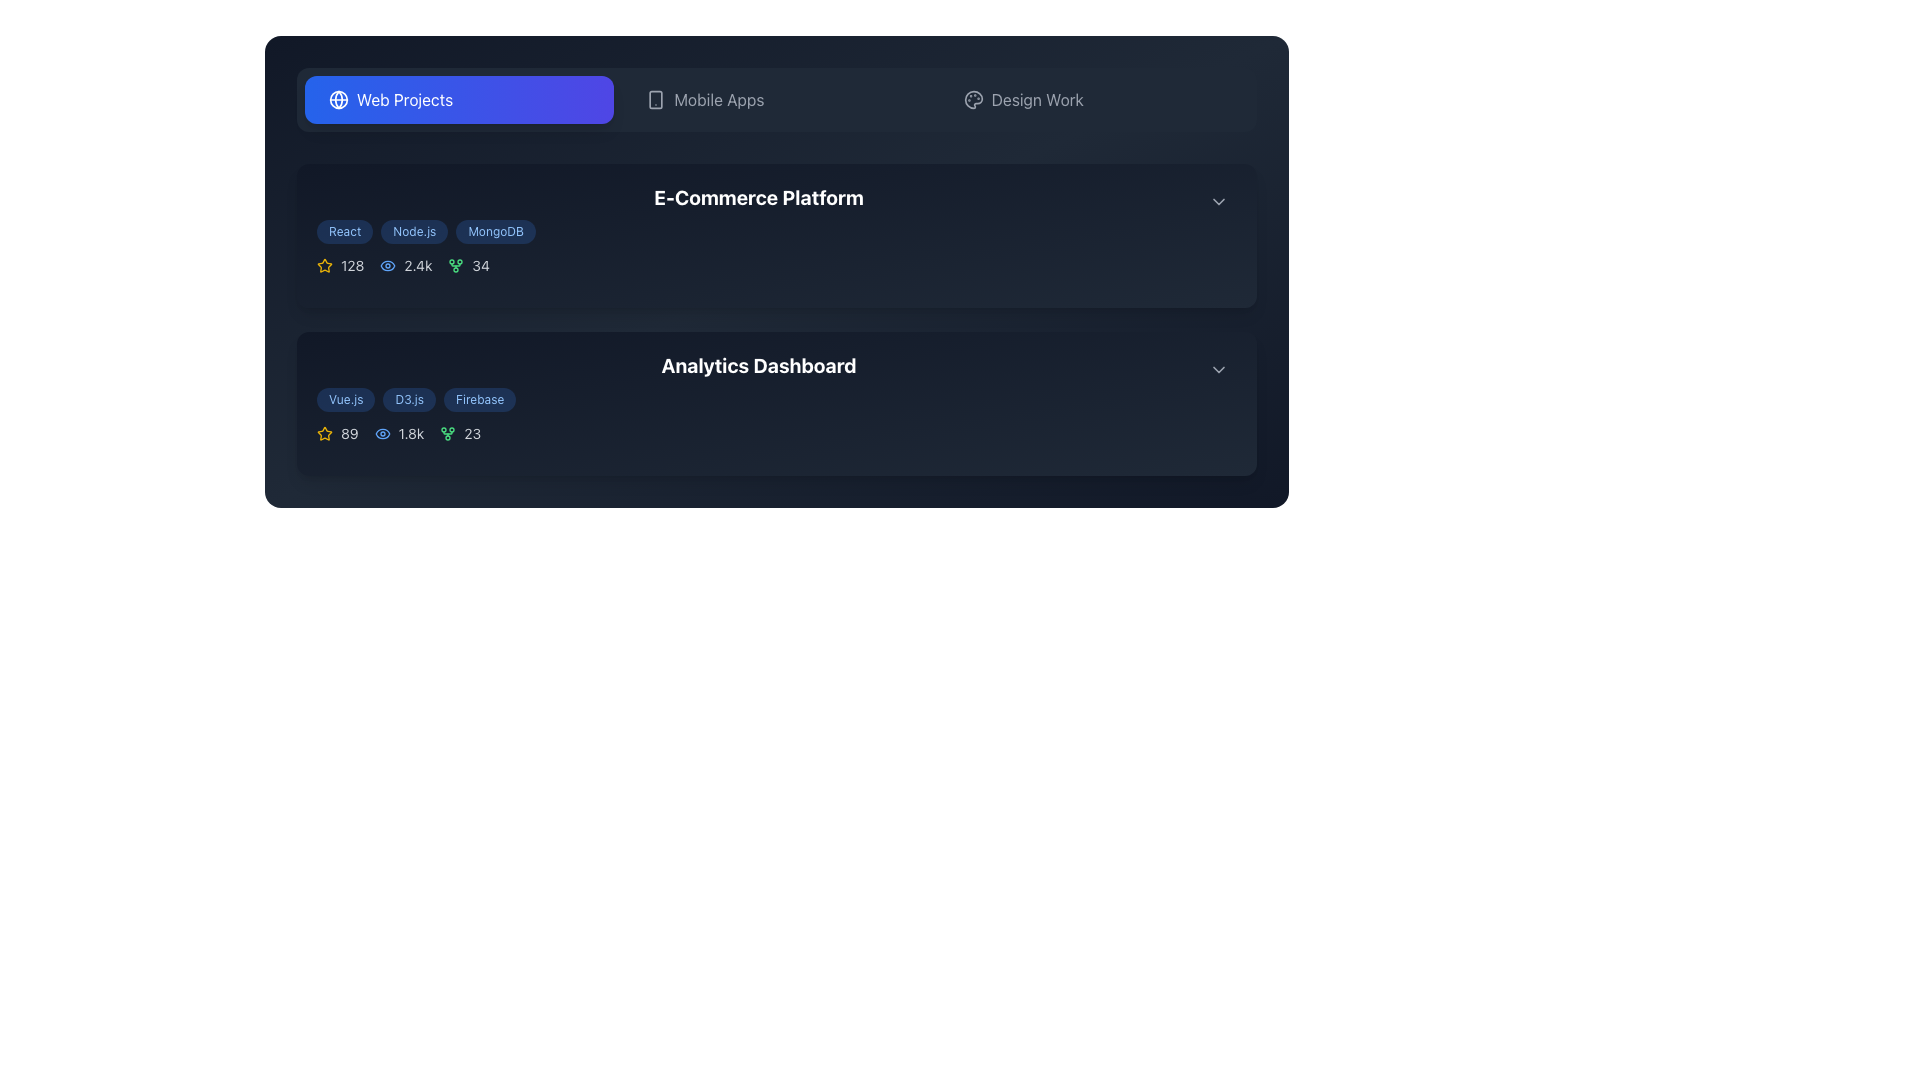  What do you see at coordinates (325, 433) in the screenshot?
I see `the star icon that symbolizes a rating or favorite metric, located to the left of the number '89' in the project metrics section` at bounding box center [325, 433].